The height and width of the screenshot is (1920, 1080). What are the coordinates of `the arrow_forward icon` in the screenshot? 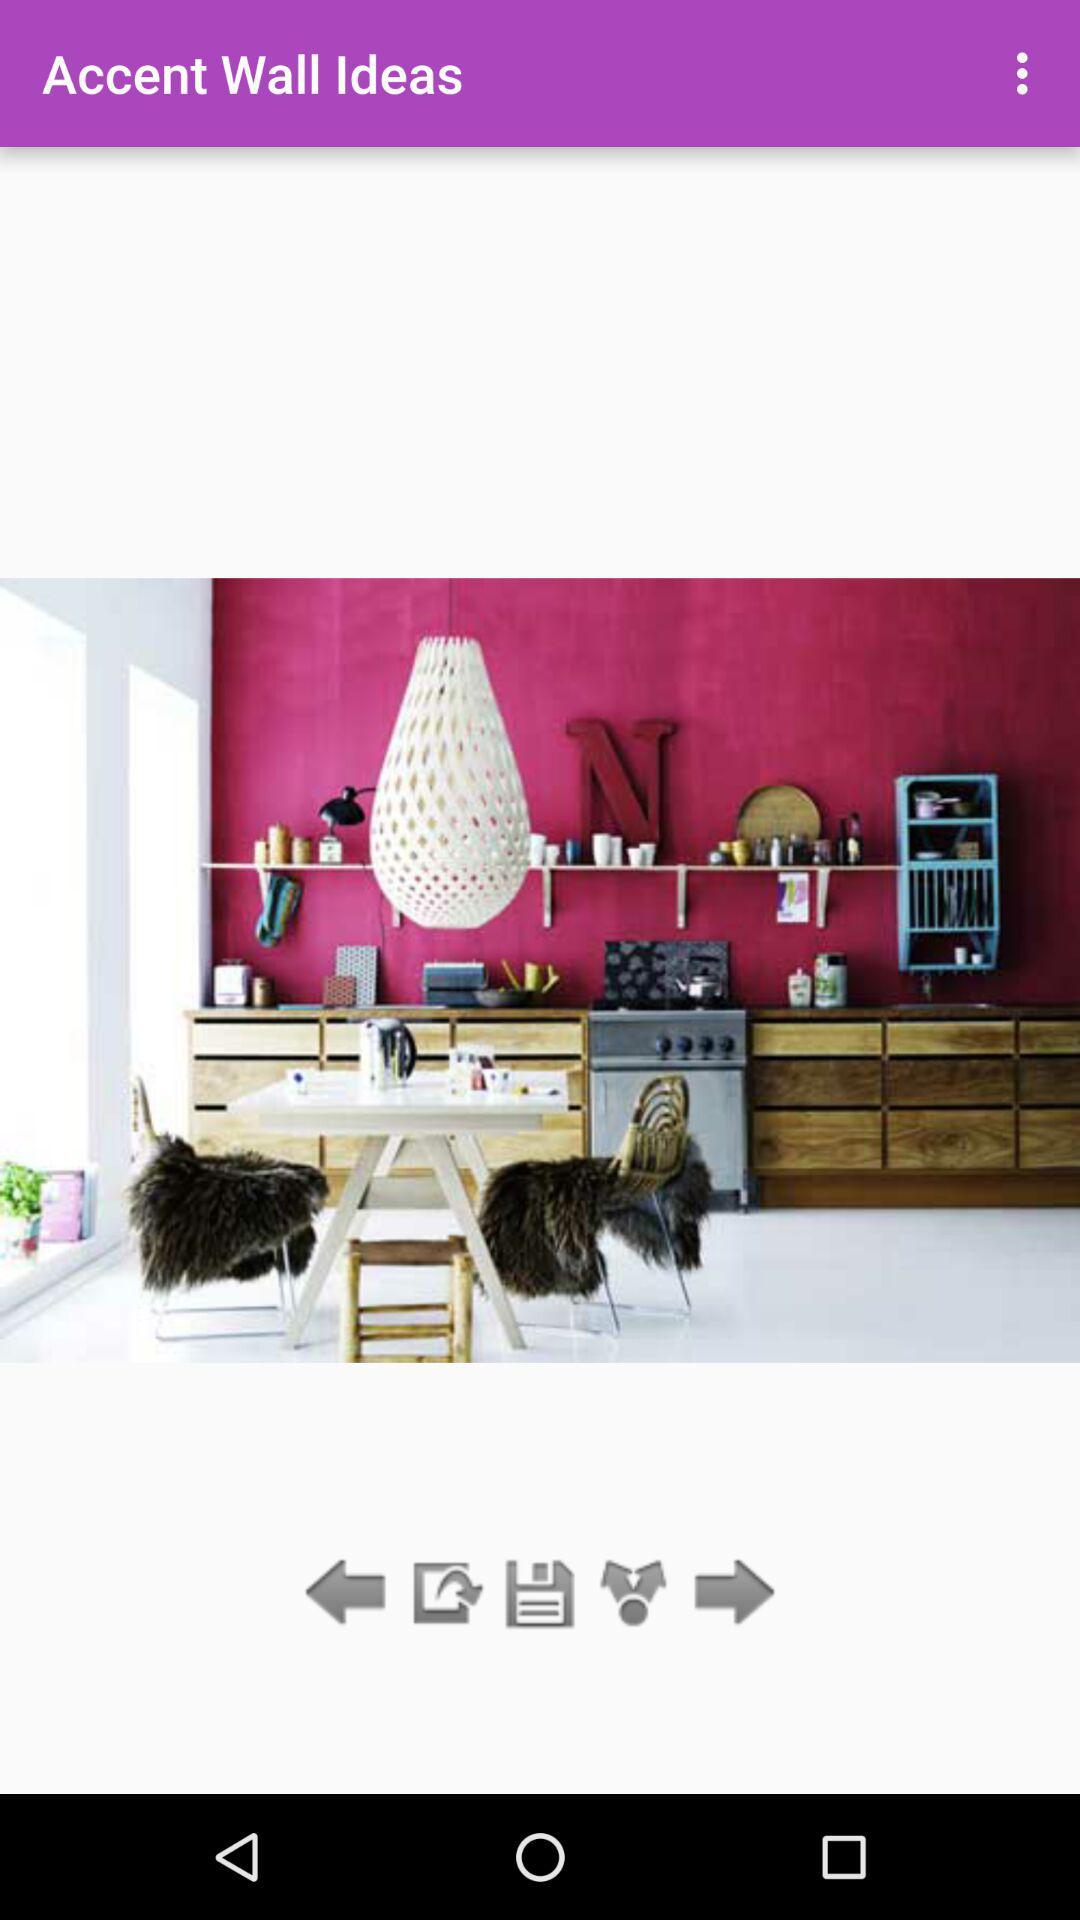 It's located at (729, 1593).